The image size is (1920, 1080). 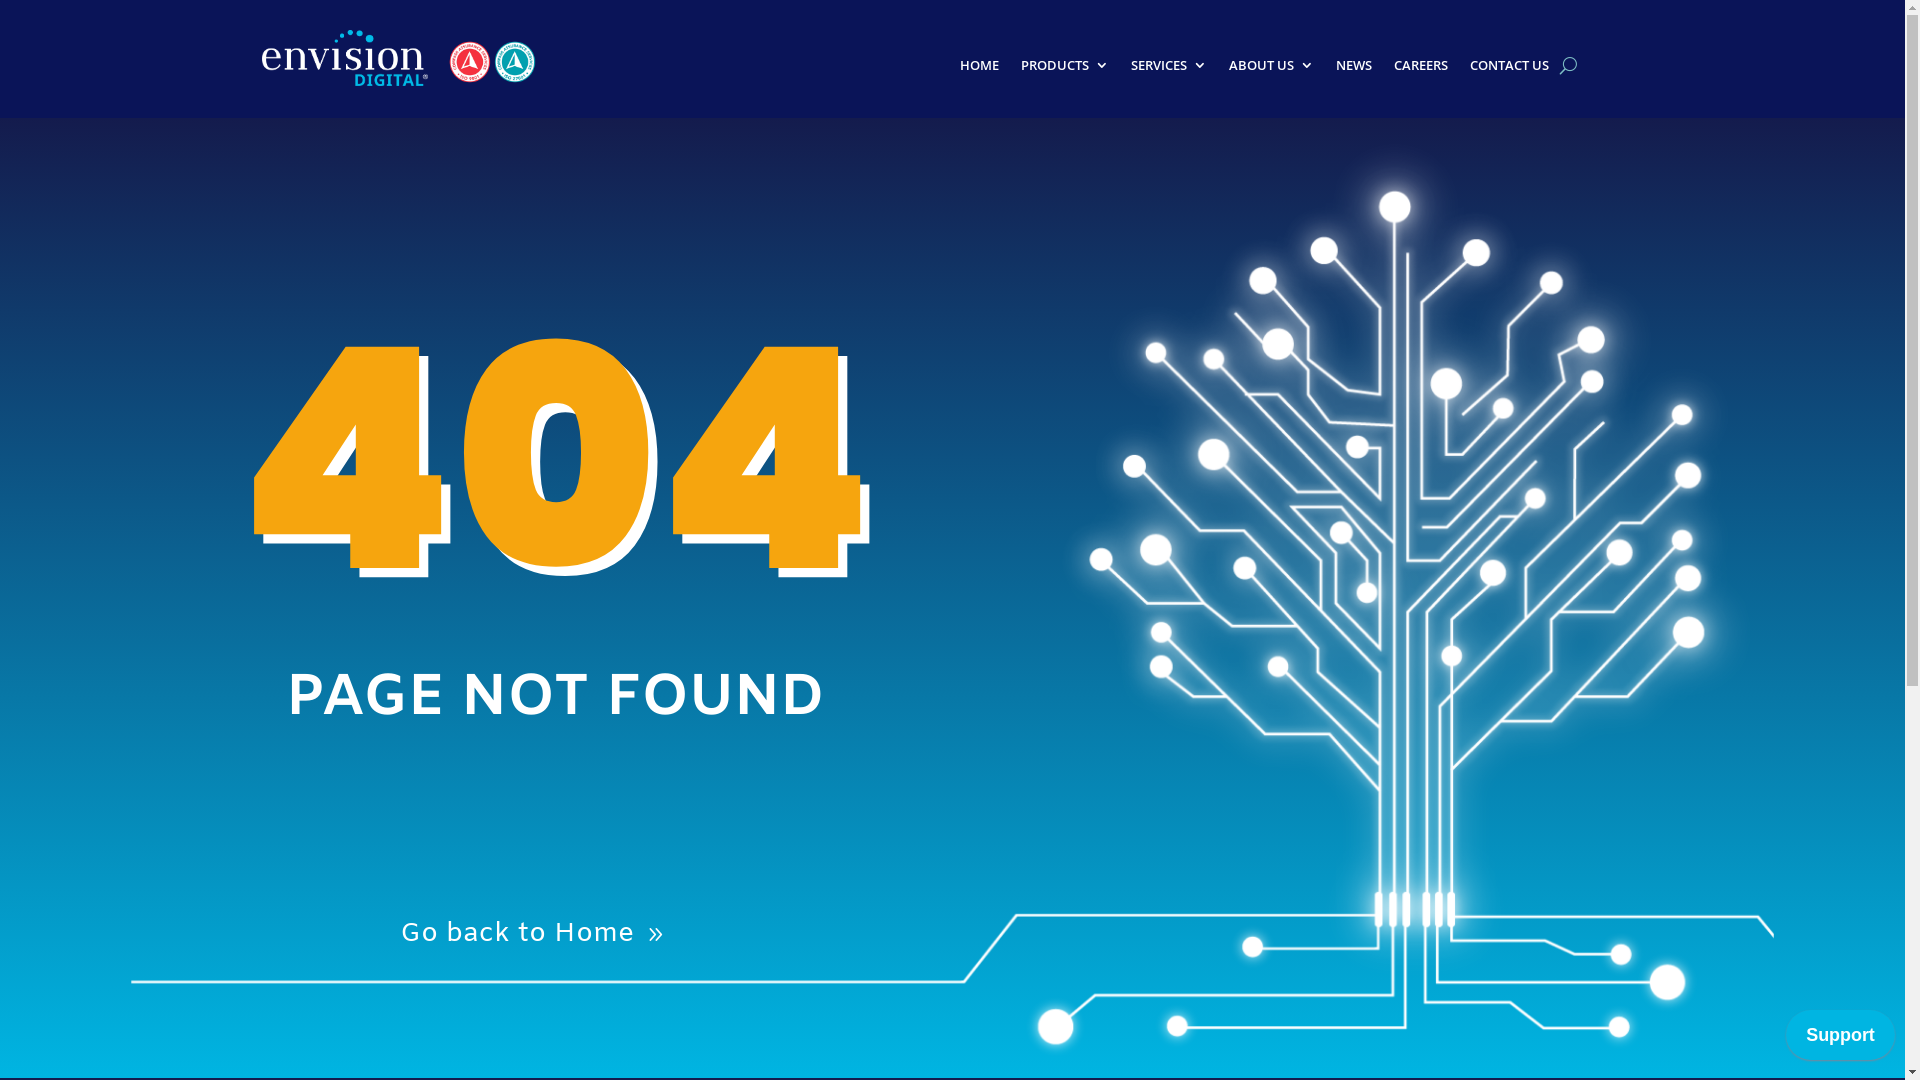 I want to click on 'CAREERS', so click(x=1419, y=68).